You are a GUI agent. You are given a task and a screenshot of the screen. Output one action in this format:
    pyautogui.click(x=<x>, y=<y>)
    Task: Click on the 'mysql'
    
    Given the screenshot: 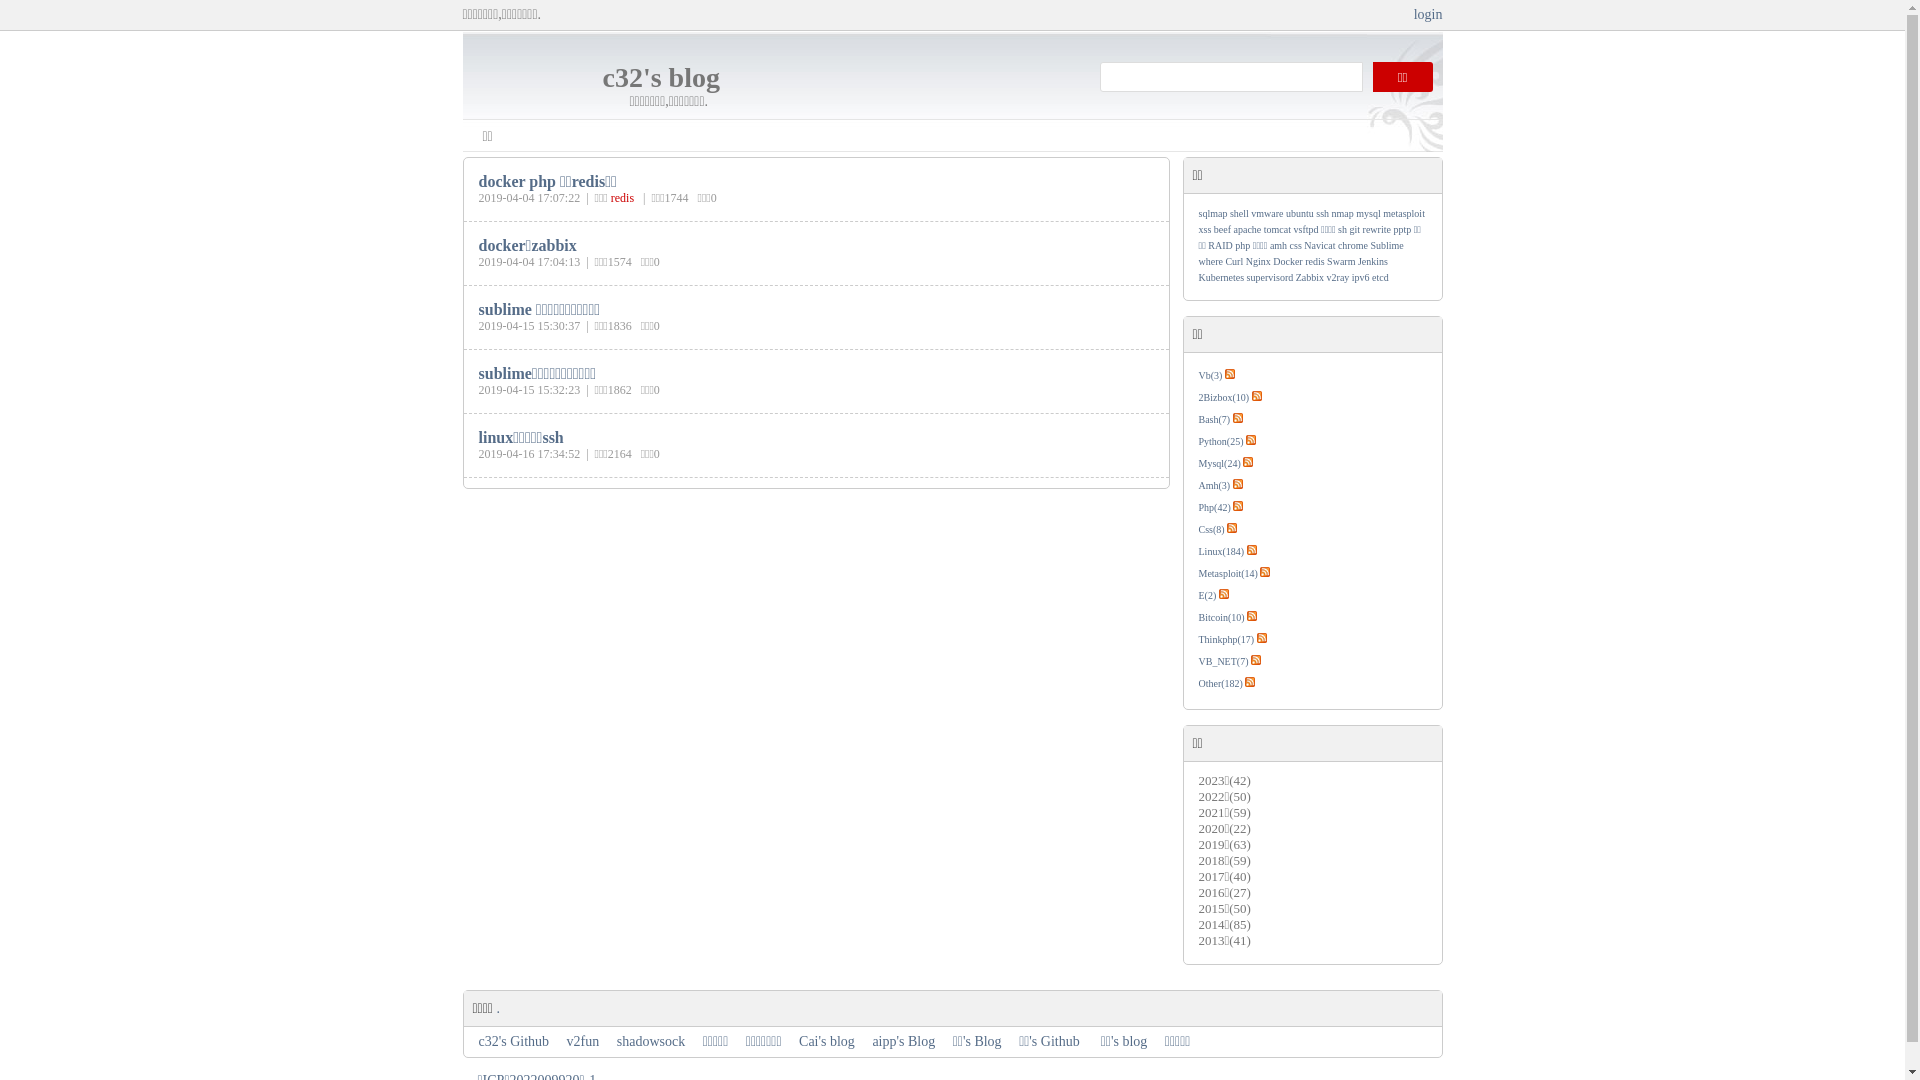 What is the action you would take?
    pyautogui.click(x=1367, y=213)
    